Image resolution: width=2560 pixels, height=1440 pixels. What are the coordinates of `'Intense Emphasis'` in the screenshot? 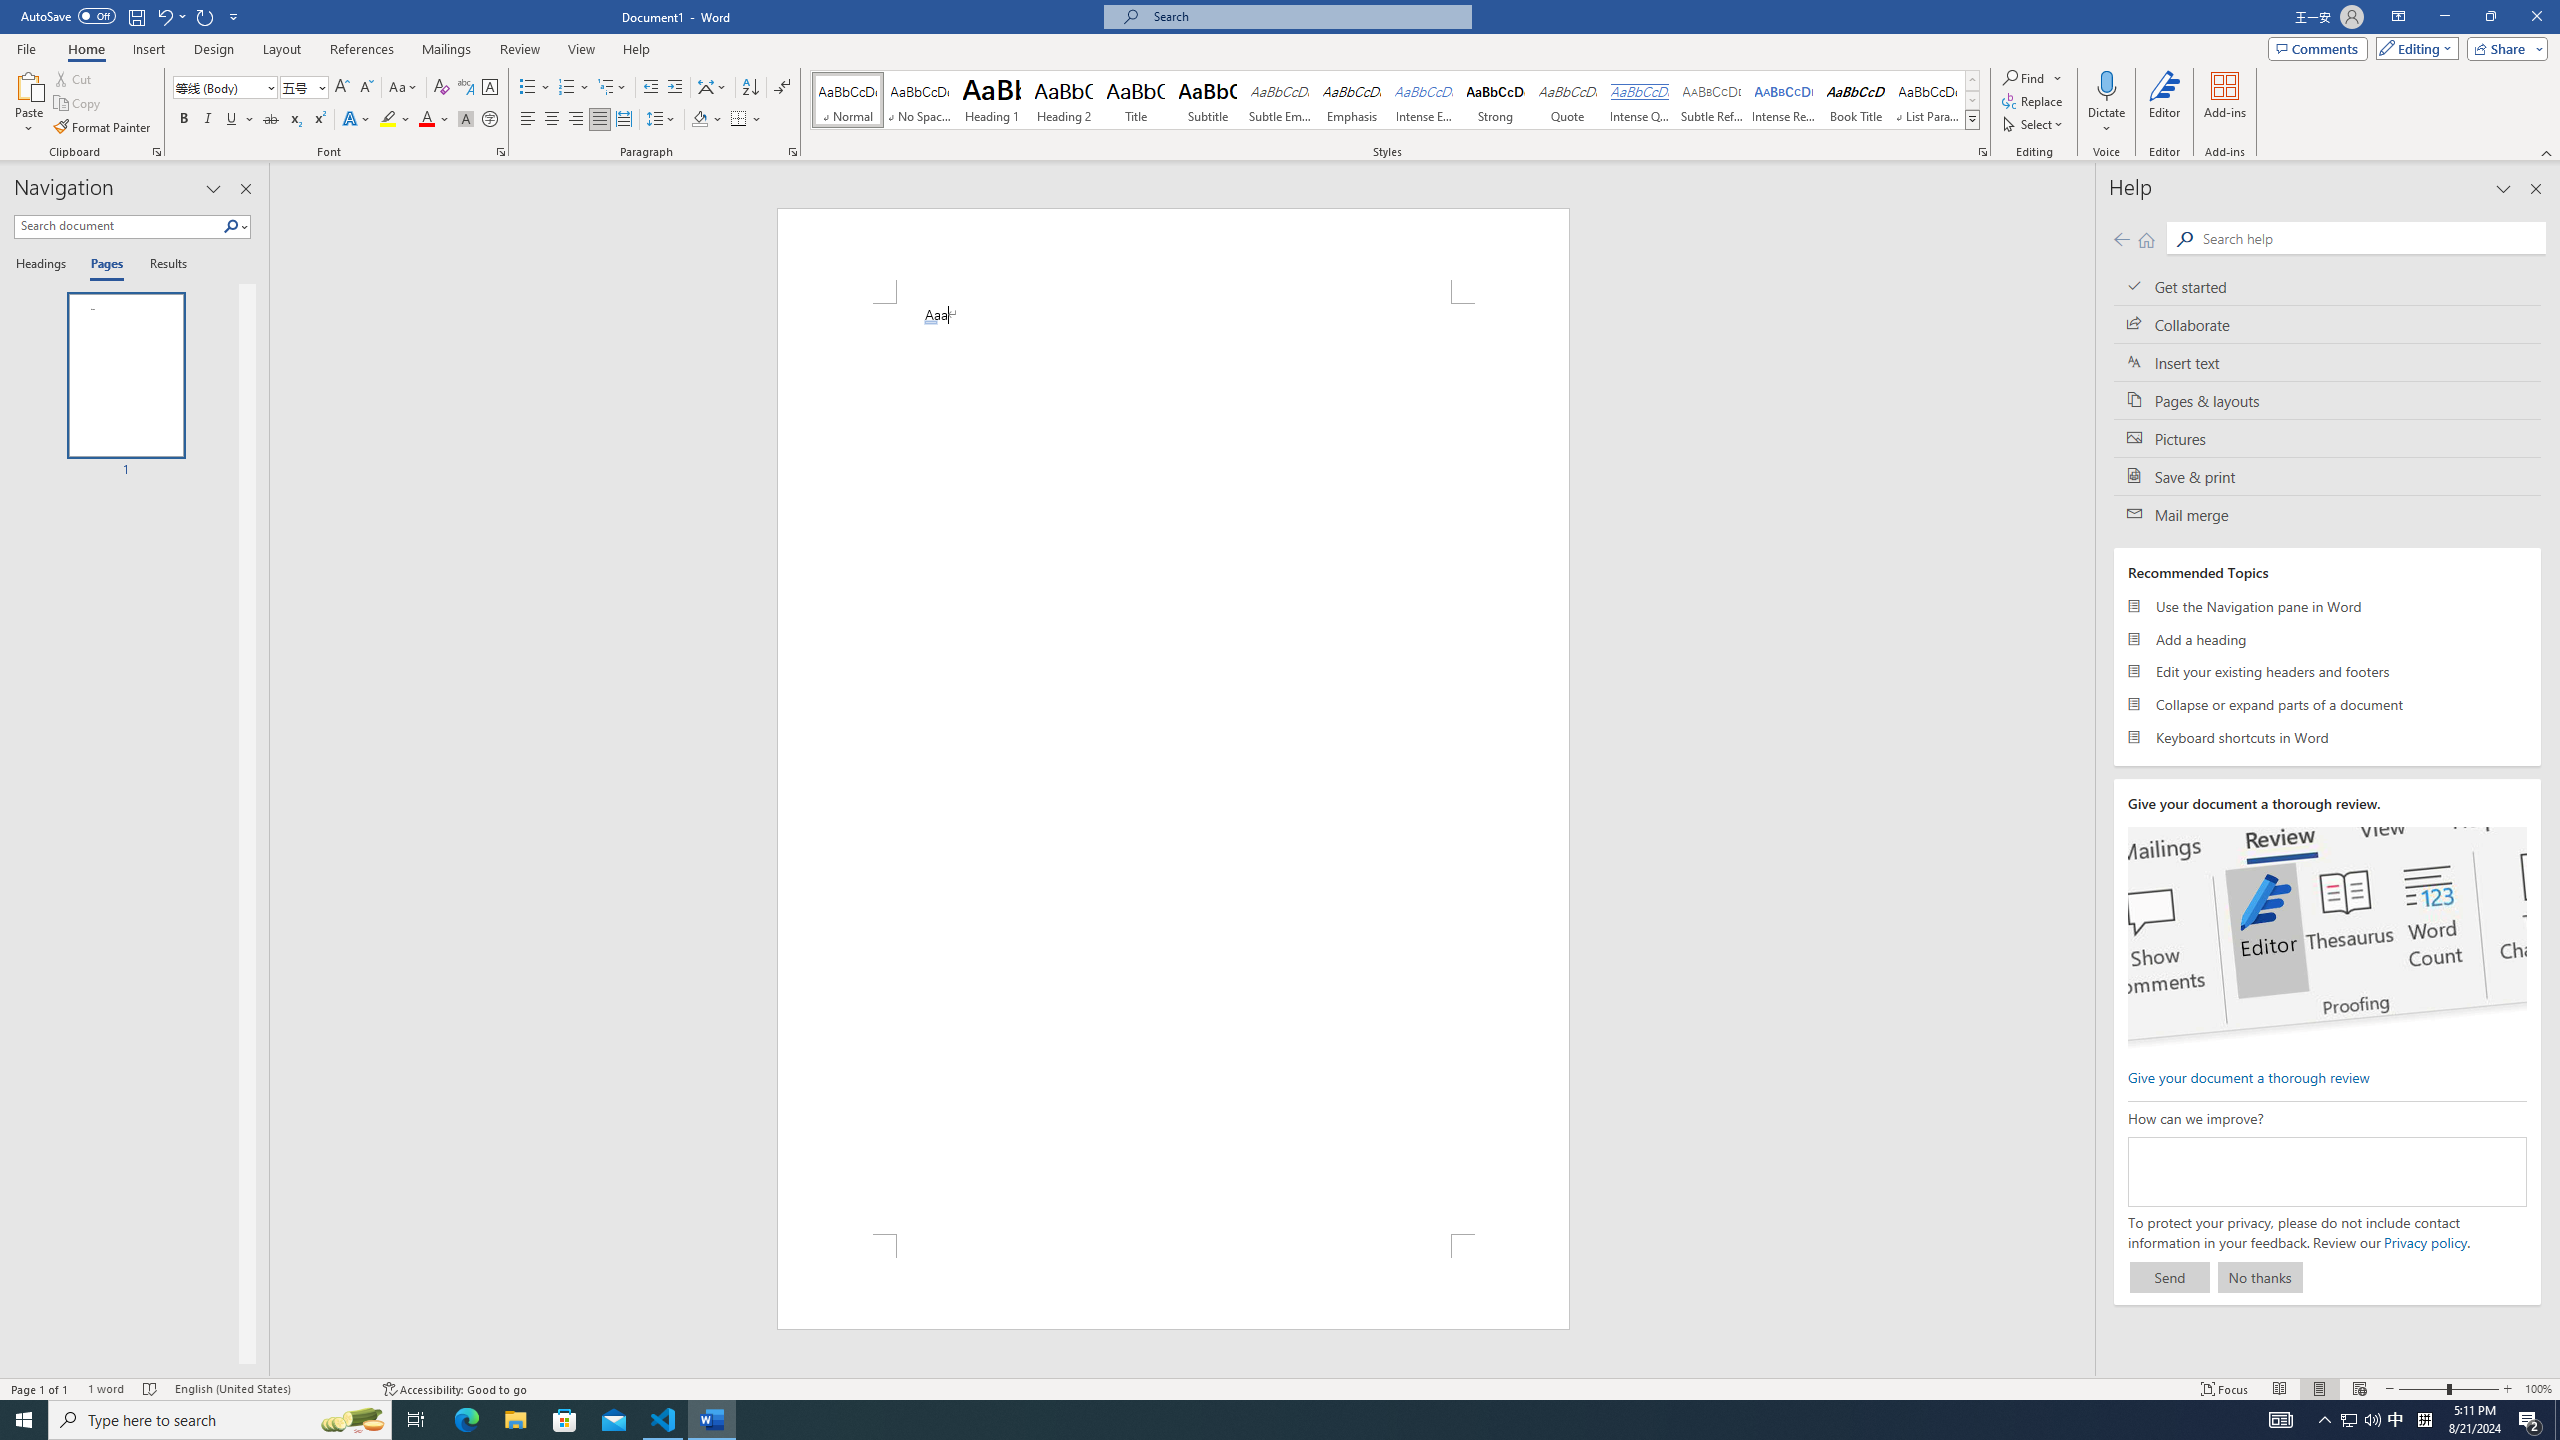 It's located at (1422, 99).